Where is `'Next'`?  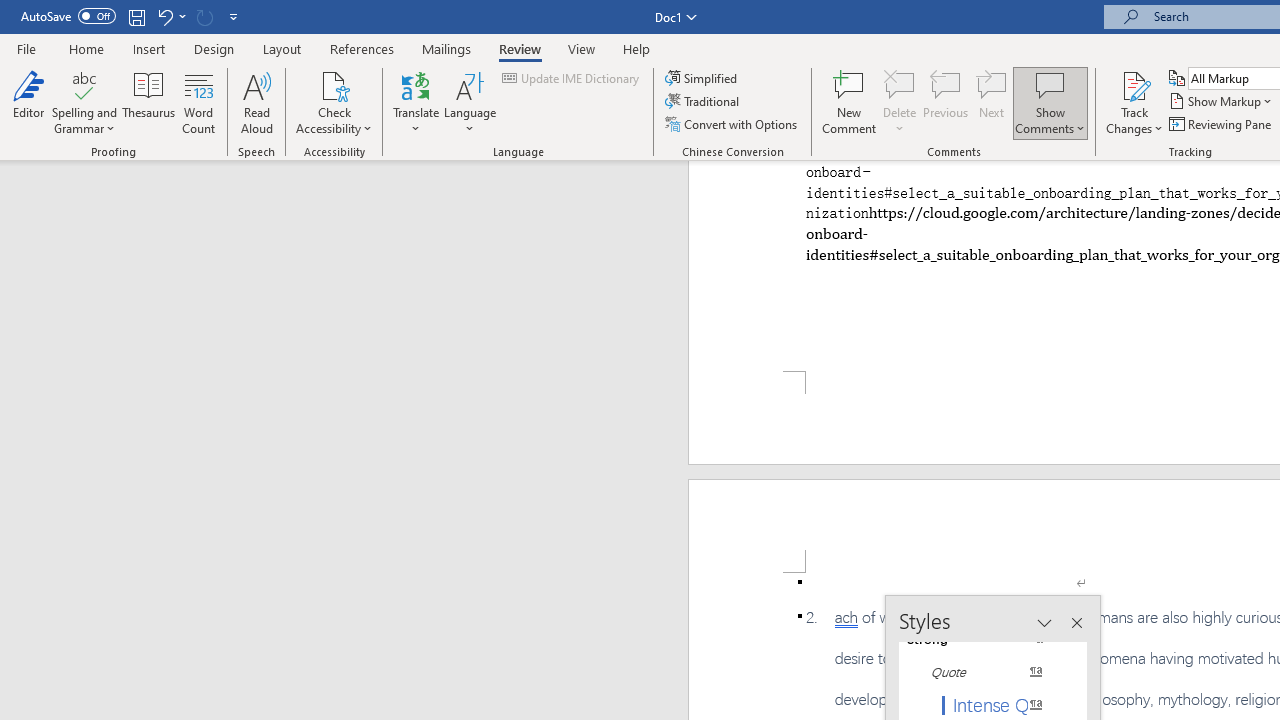 'Next' is located at coordinates (992, 103).